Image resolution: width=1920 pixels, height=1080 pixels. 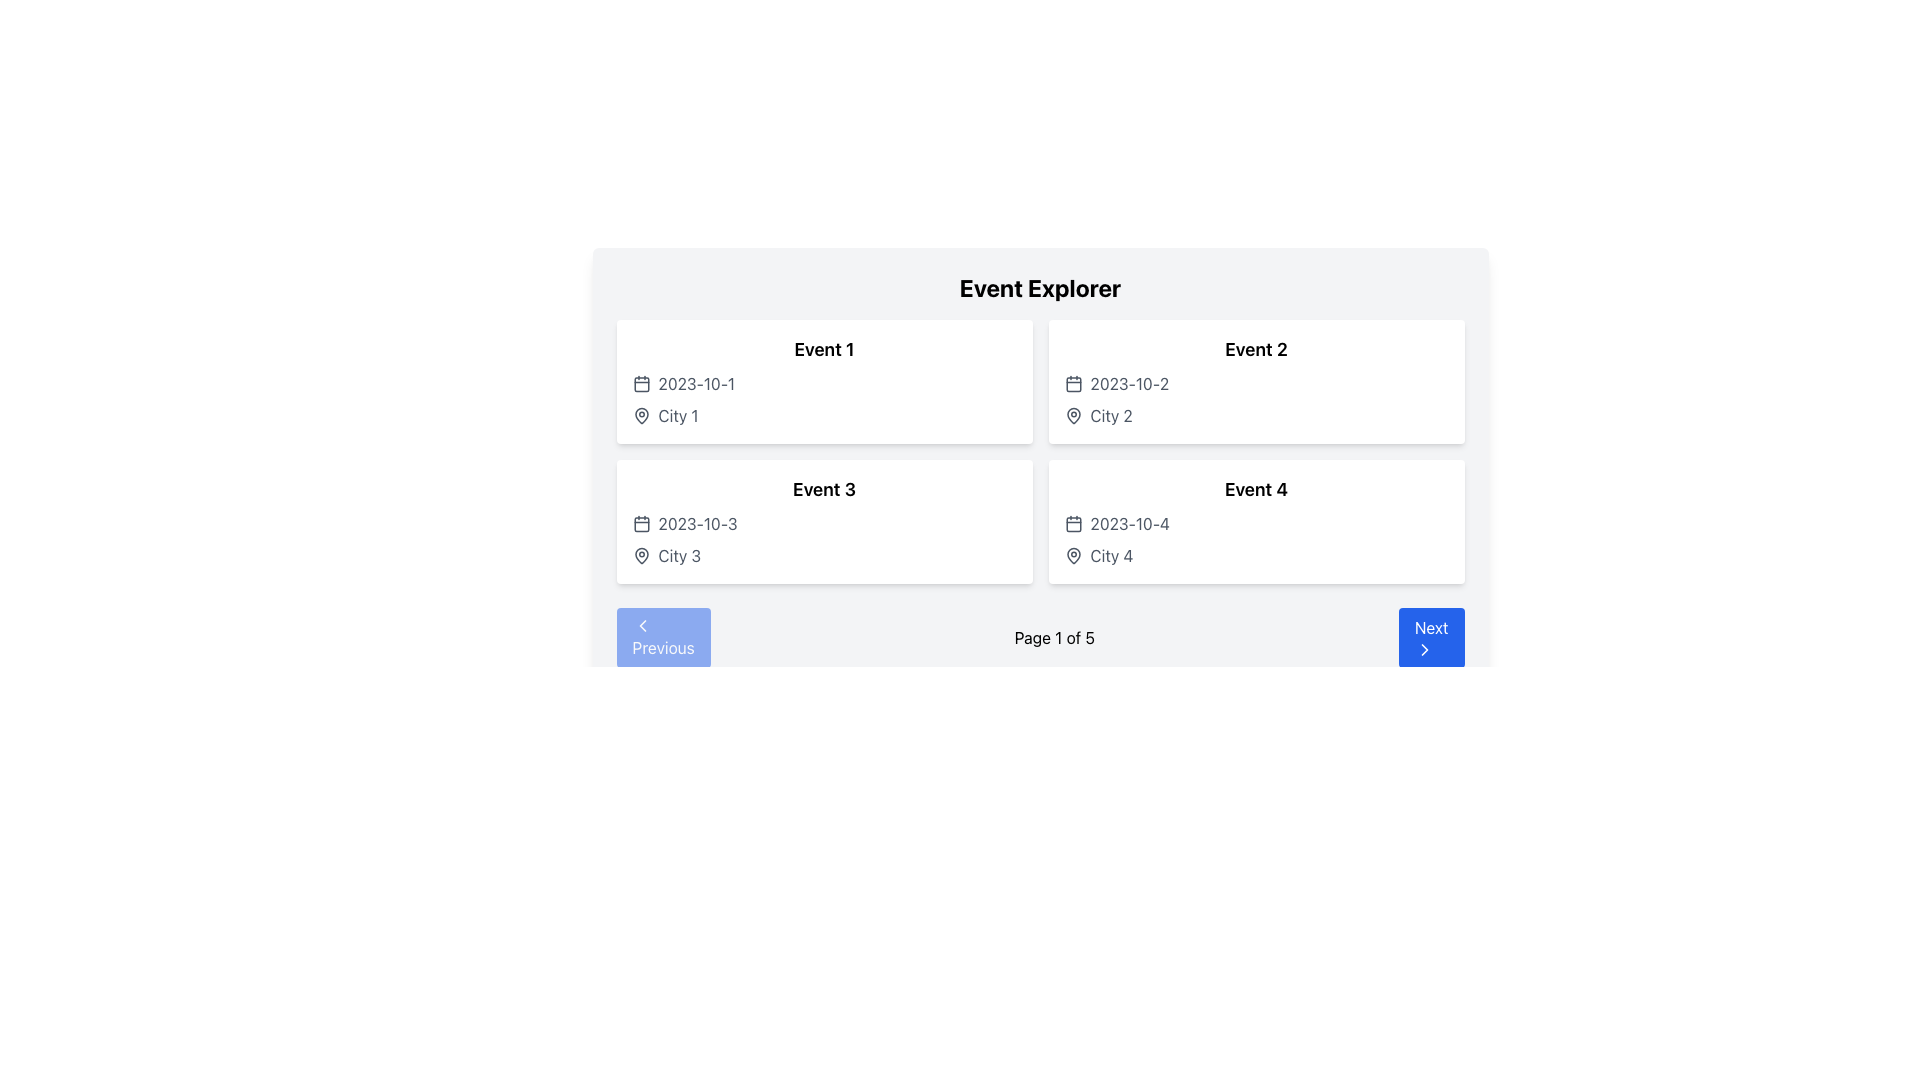 I want to click on the 'Next' button located on the far right side of the navigation bar, so click(x=1430, y=637).